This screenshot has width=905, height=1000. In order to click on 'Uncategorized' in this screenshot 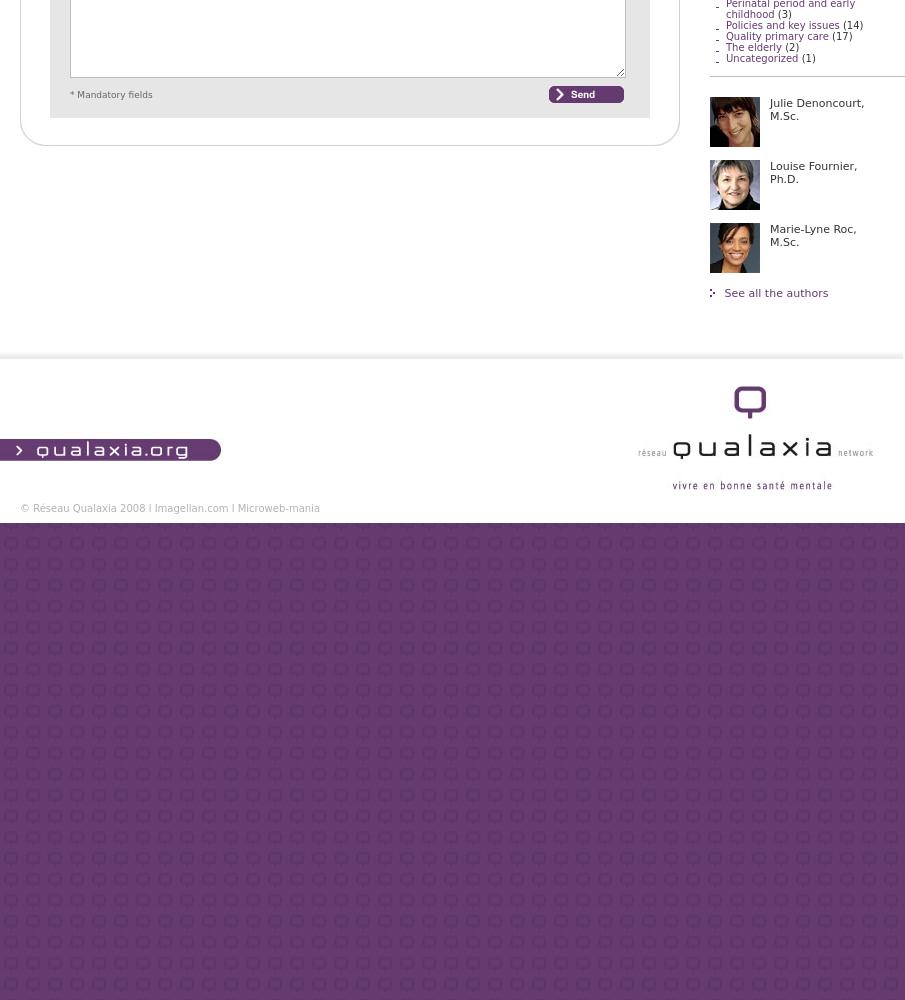, I will do `click(724, 58)`.